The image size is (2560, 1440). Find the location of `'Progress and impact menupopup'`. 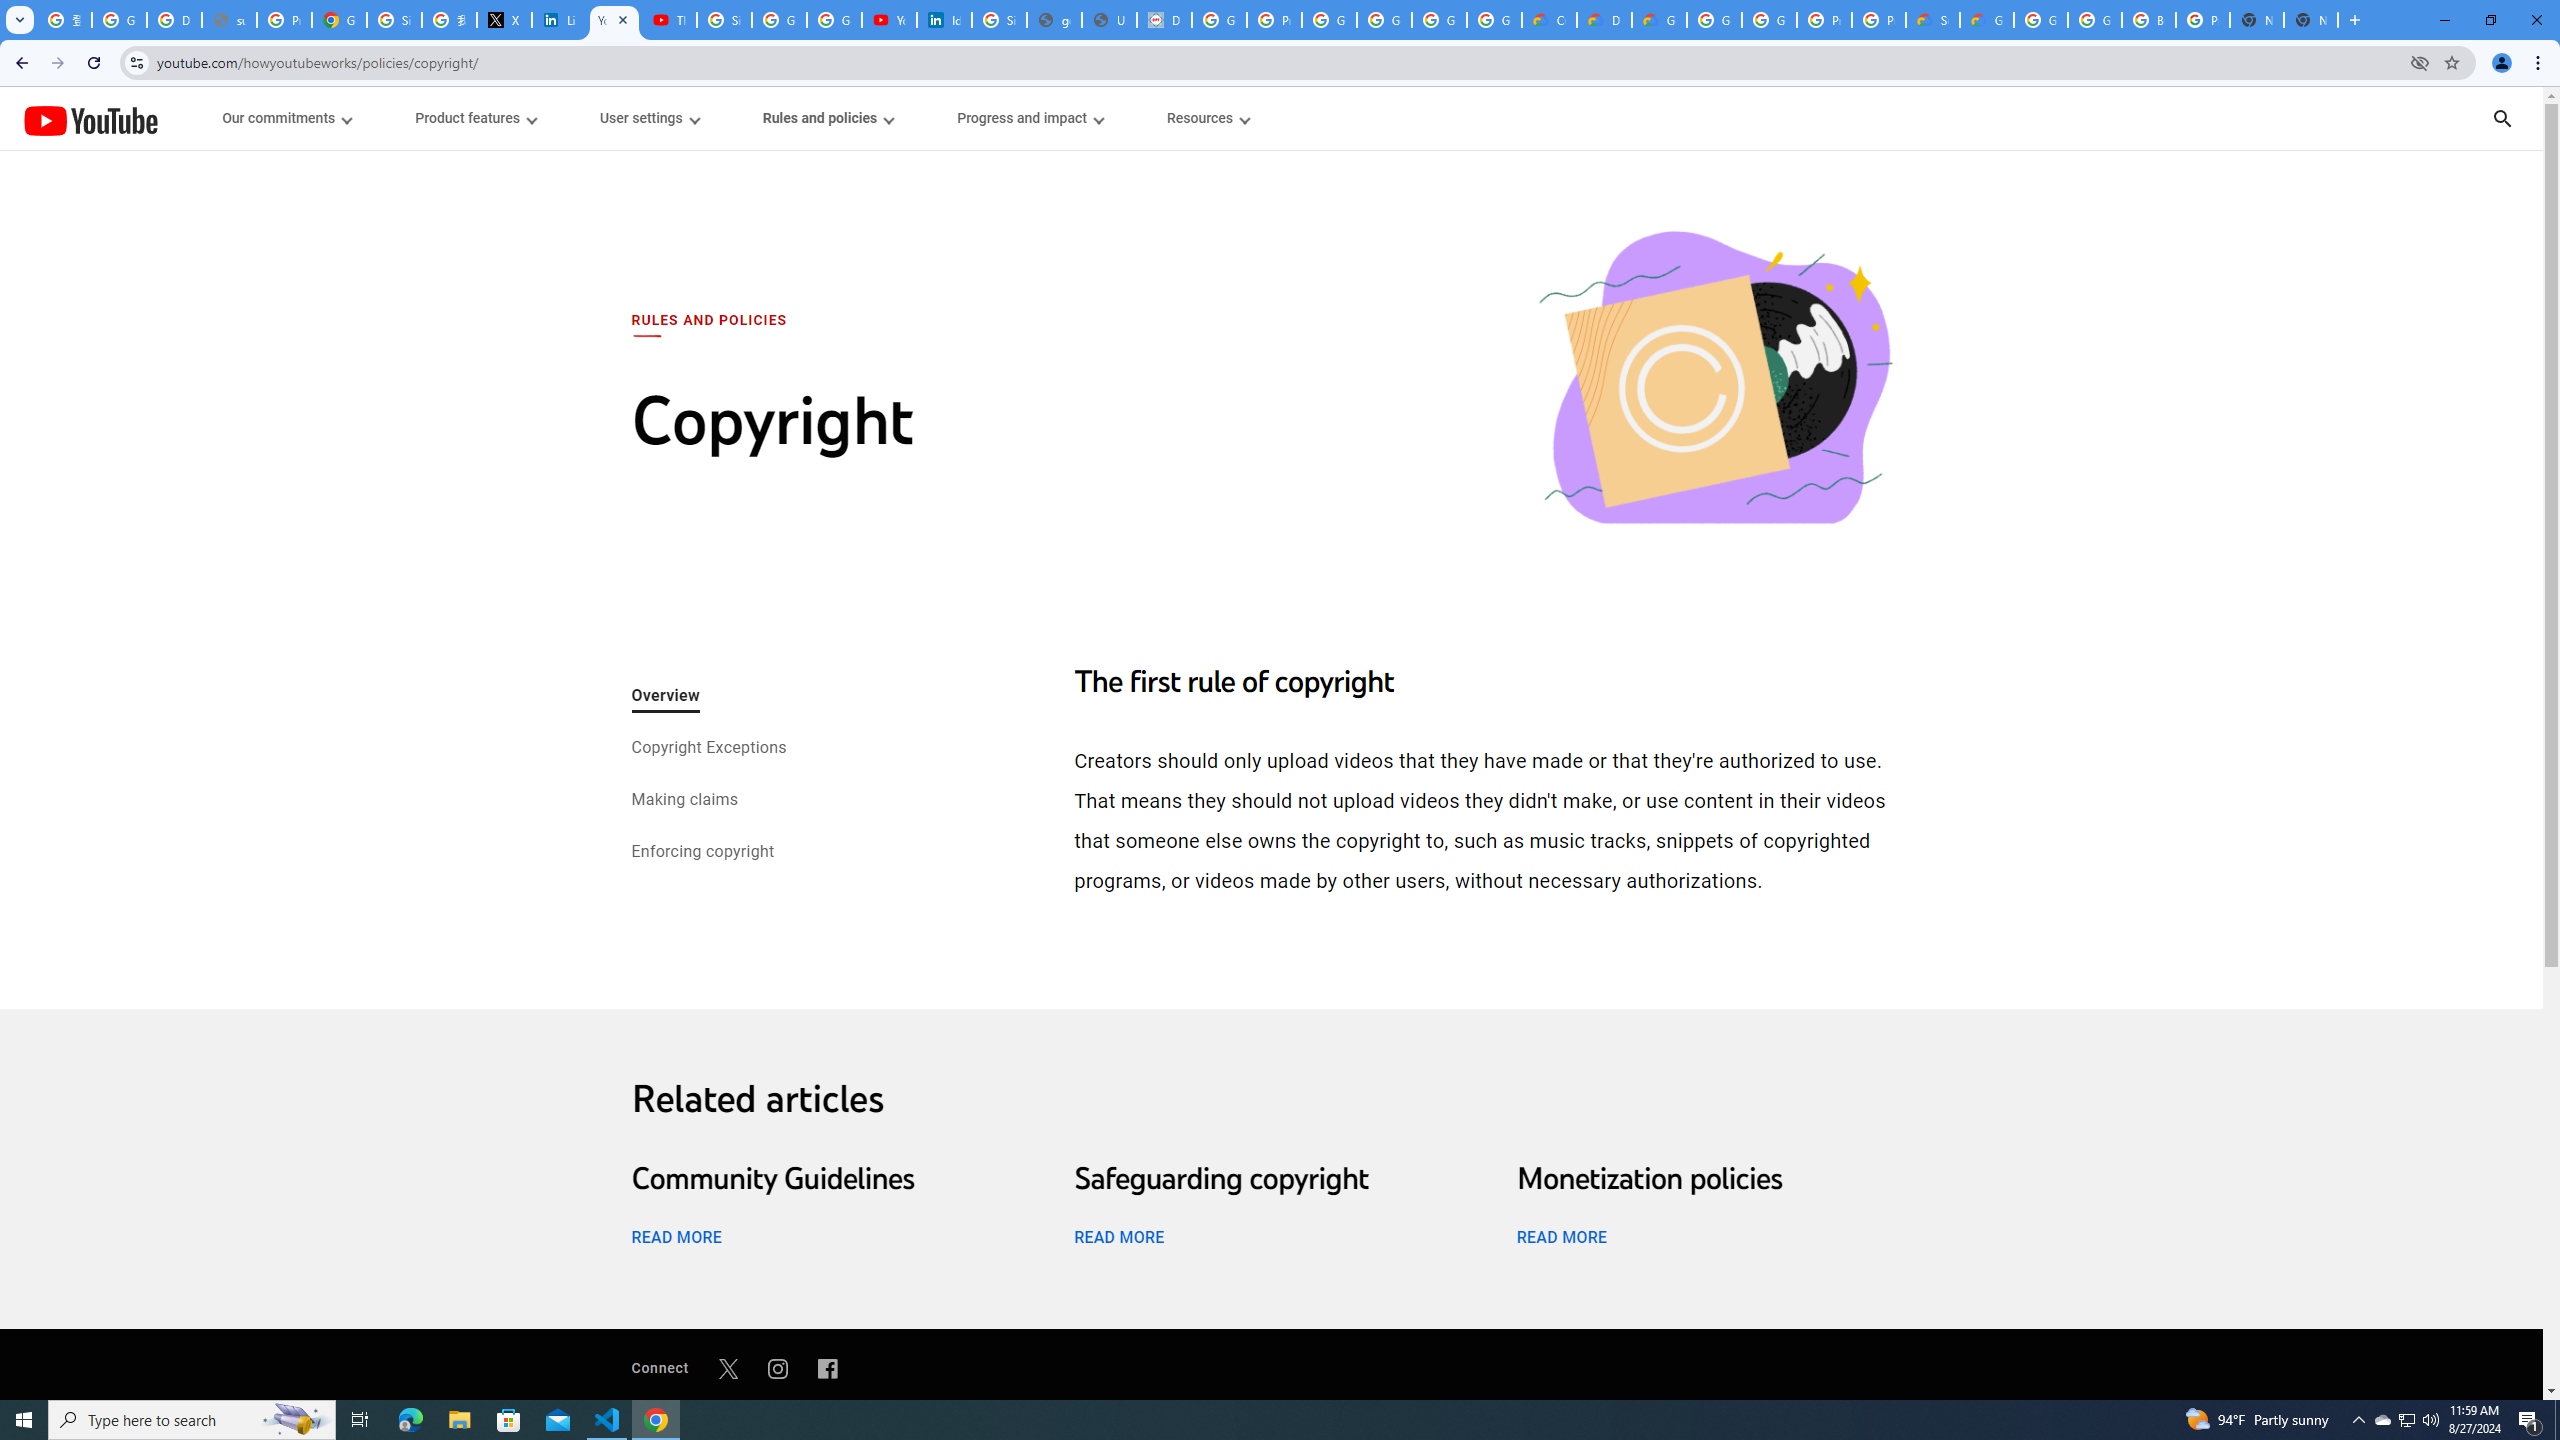

'Progress and impact menupopup' is located at coordinates (1030, 118).